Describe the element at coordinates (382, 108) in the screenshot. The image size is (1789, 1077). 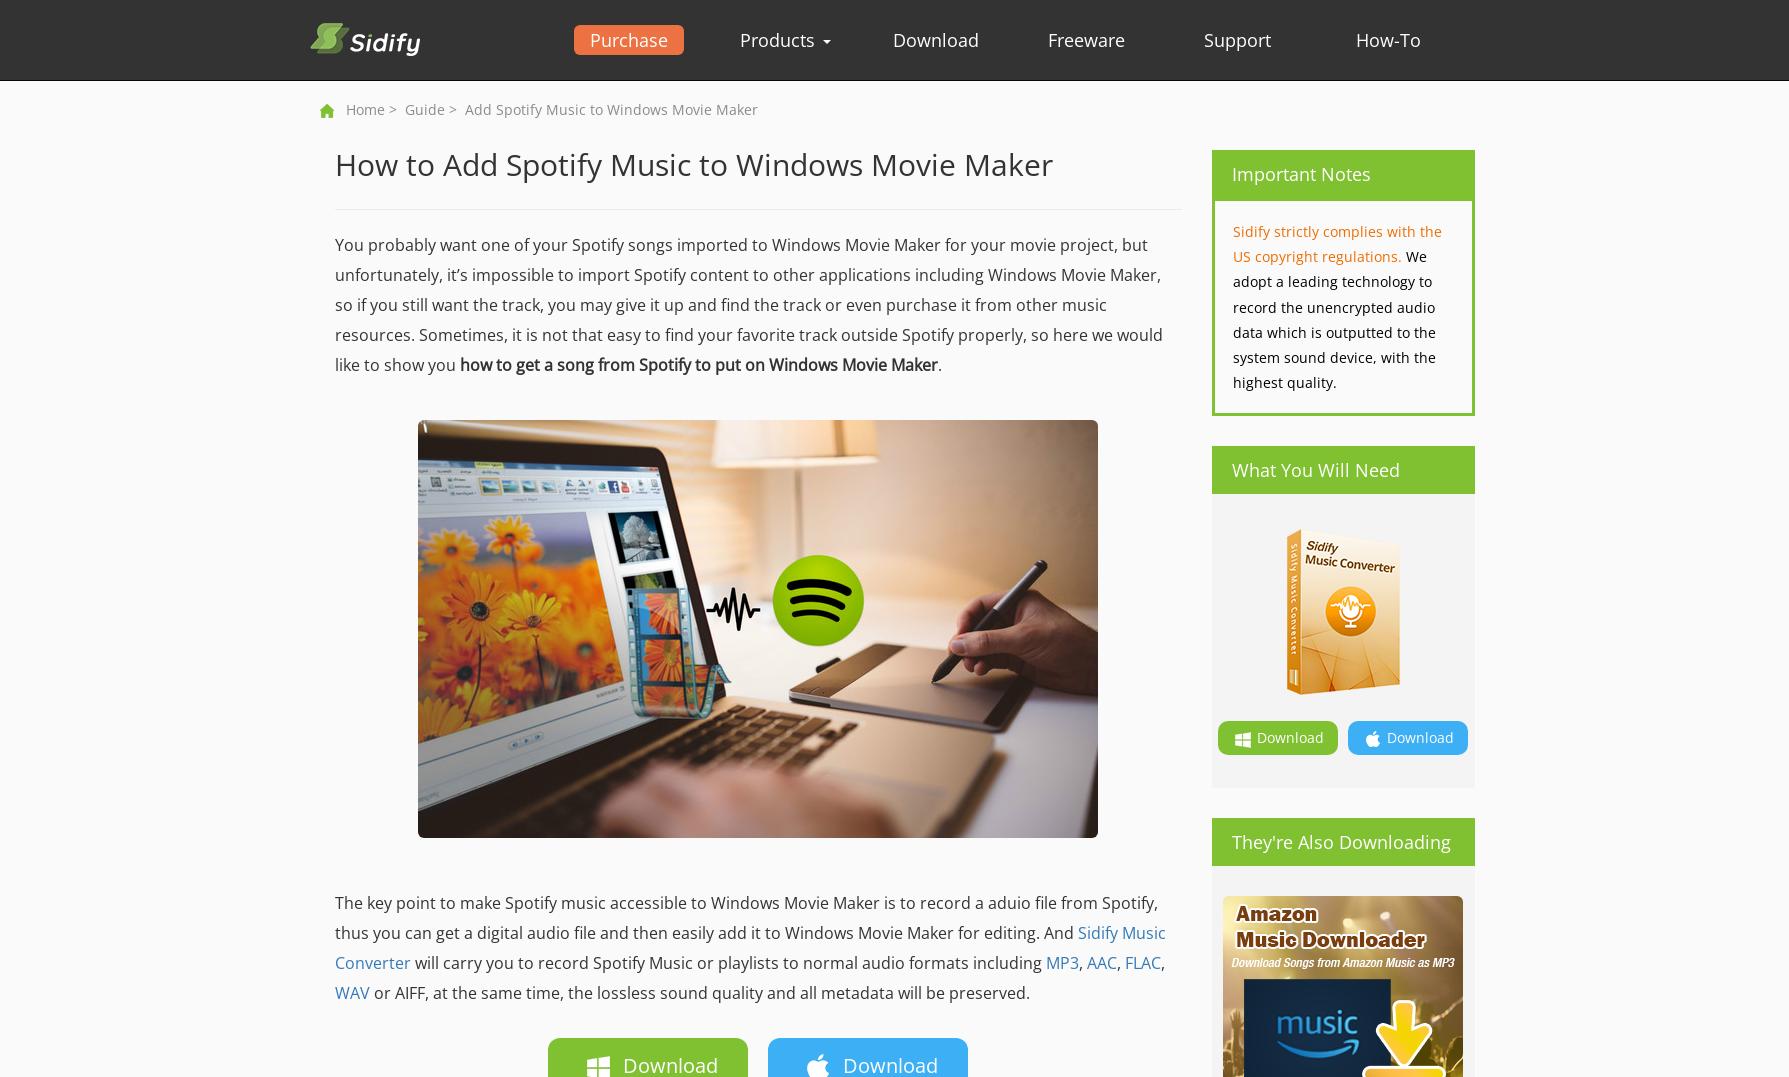
I see `'>'` at that location.